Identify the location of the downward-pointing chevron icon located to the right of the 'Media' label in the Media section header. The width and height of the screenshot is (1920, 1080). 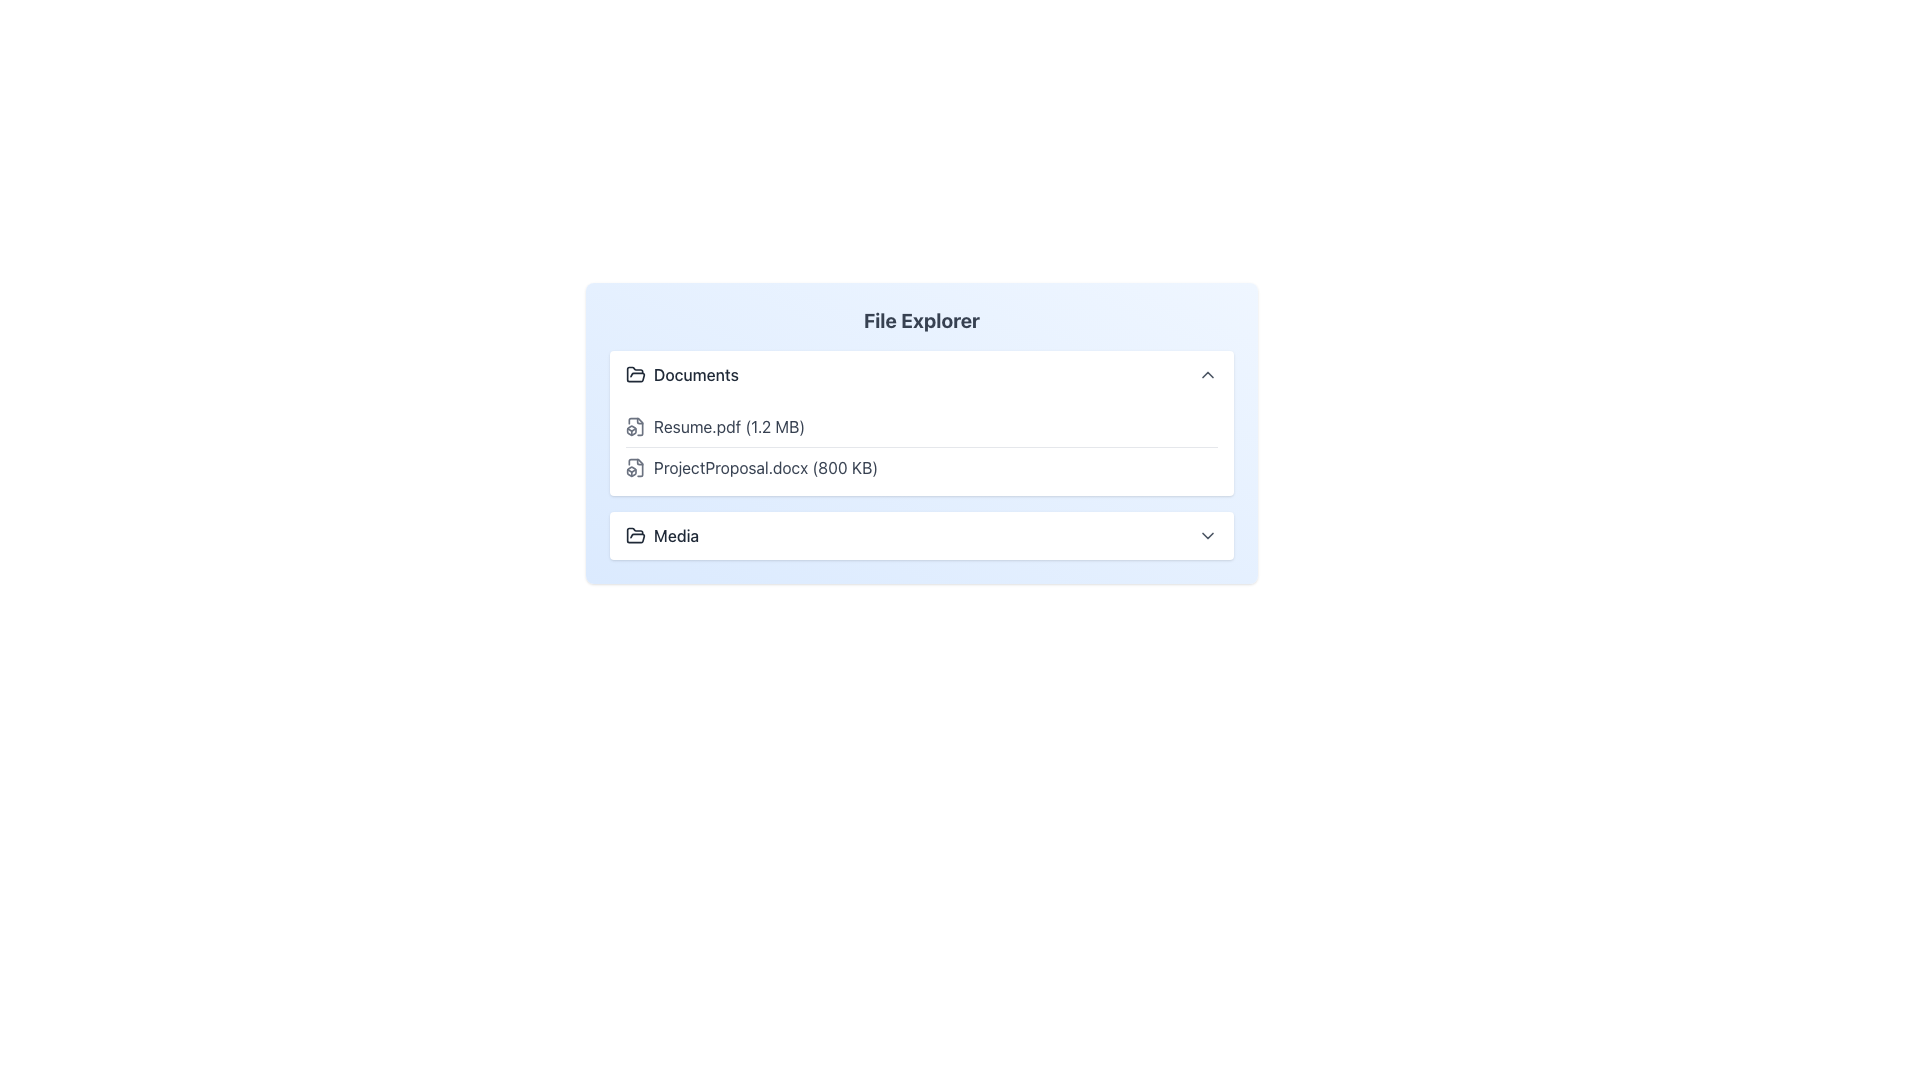
(1207, 535).